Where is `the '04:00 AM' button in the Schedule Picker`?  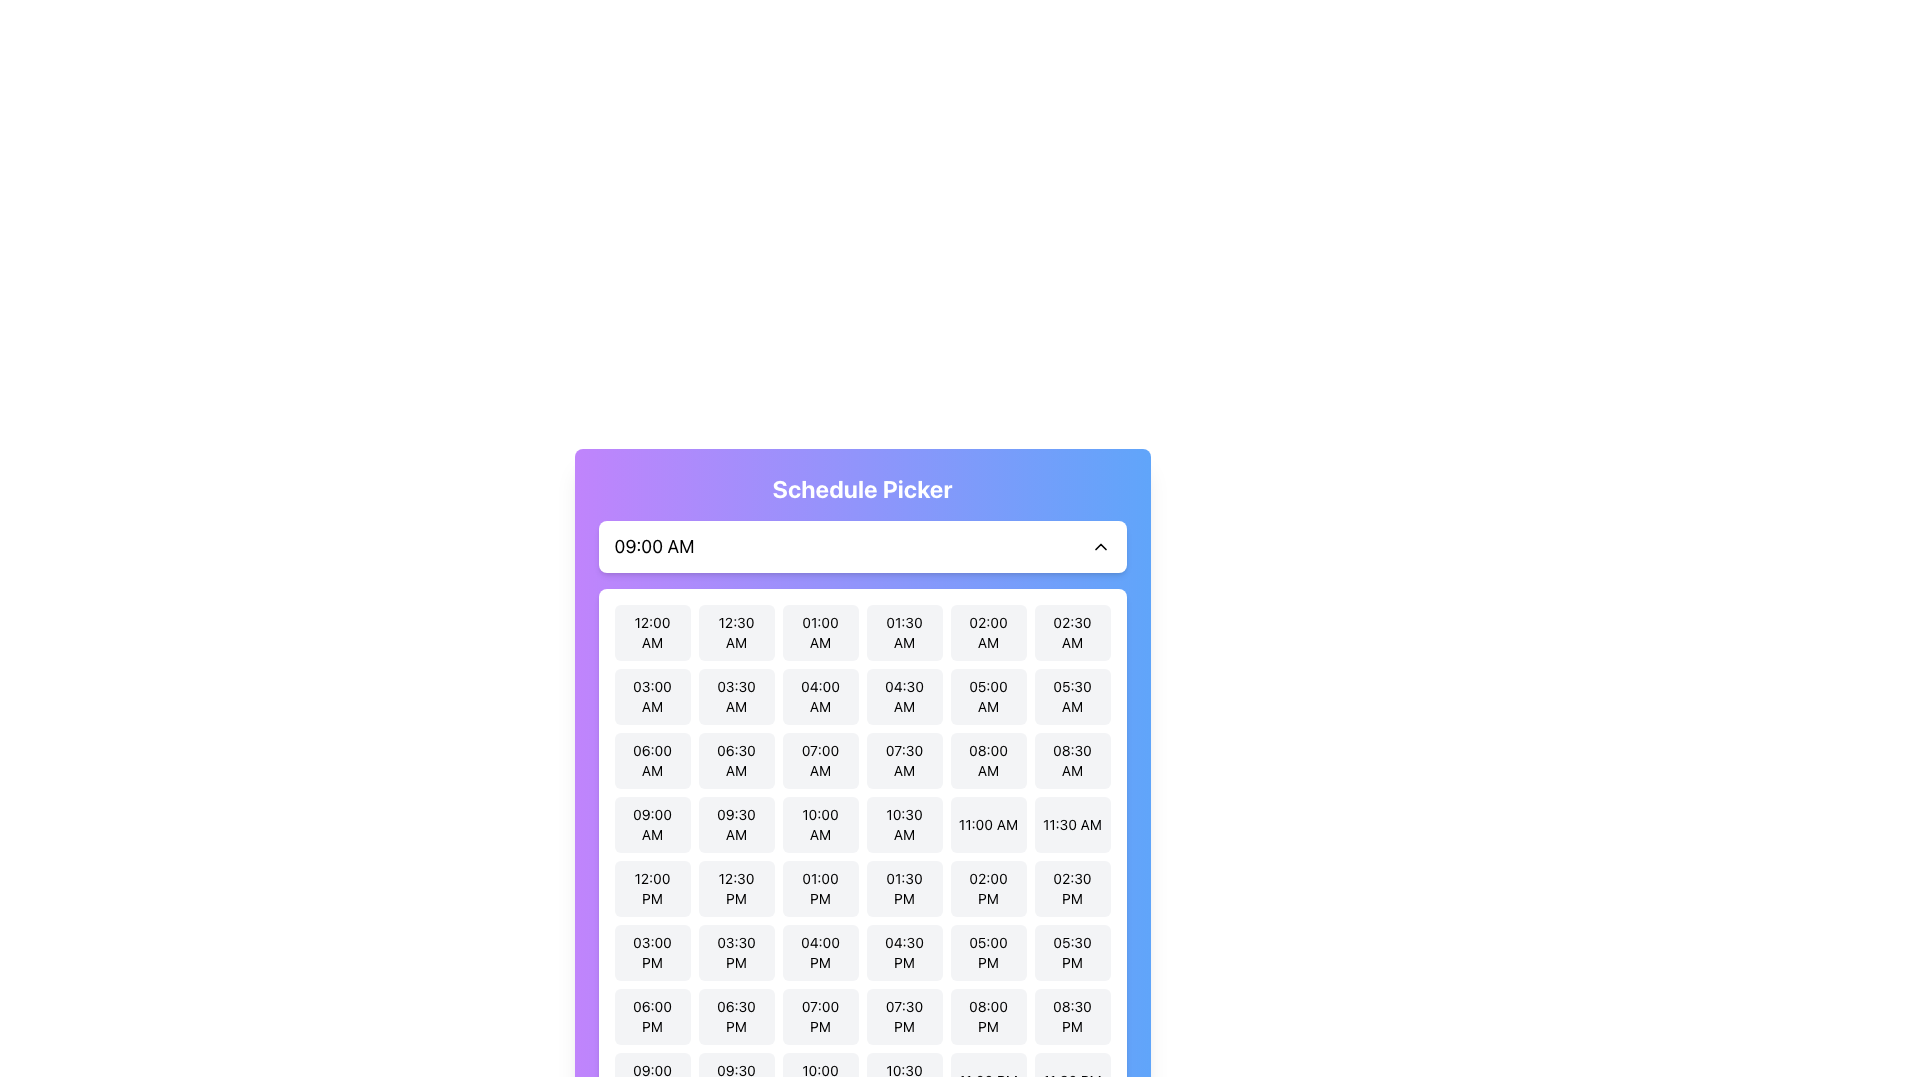 the '04:00 AM' button in the Schedule Picker is located at coordinates (820, 696).